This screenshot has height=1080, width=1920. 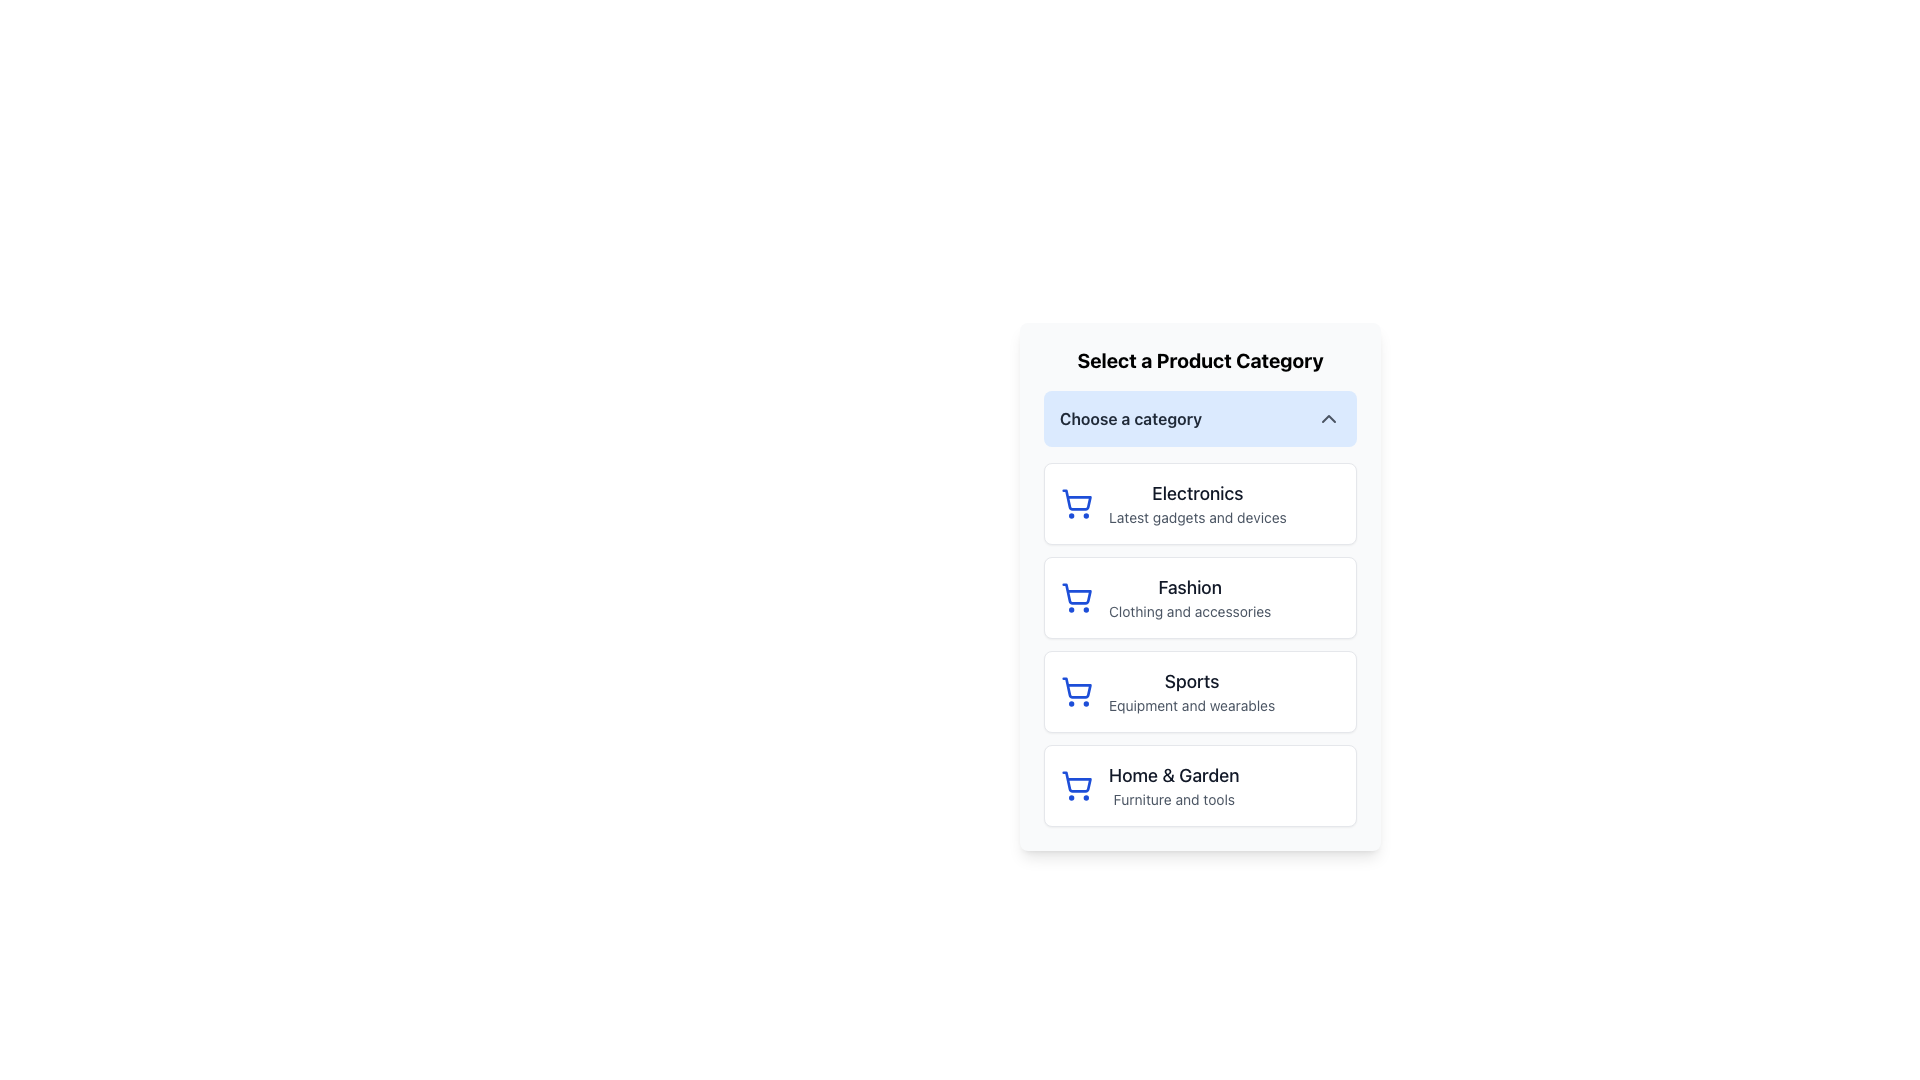 What do you see at coordinates (1197, 493) in the screenshot?
I see `the 'Electronics' text label, which is a bold, large font label located within a category card` at bounding box center [1197, 493].